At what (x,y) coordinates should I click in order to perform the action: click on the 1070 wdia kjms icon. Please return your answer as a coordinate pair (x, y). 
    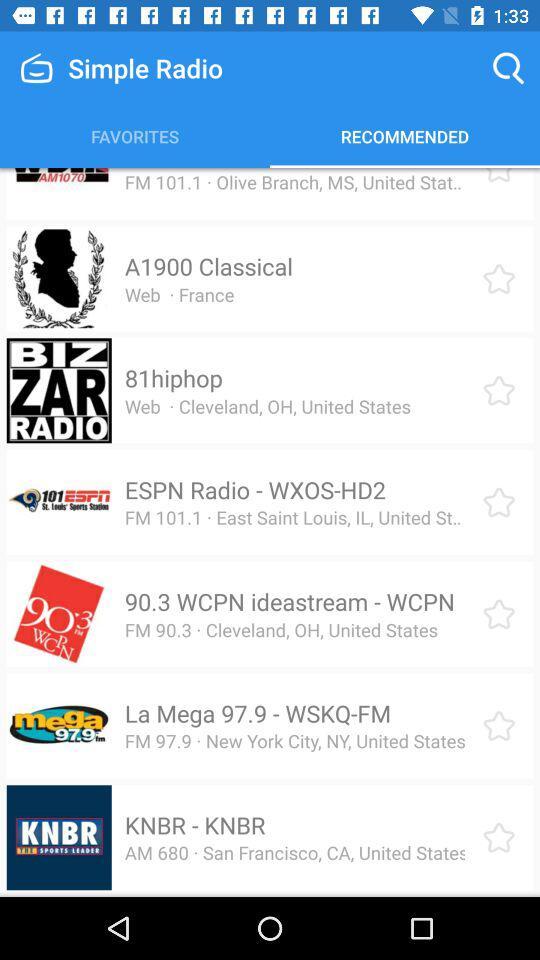
    Looking at the image, I should click on (249, 168).